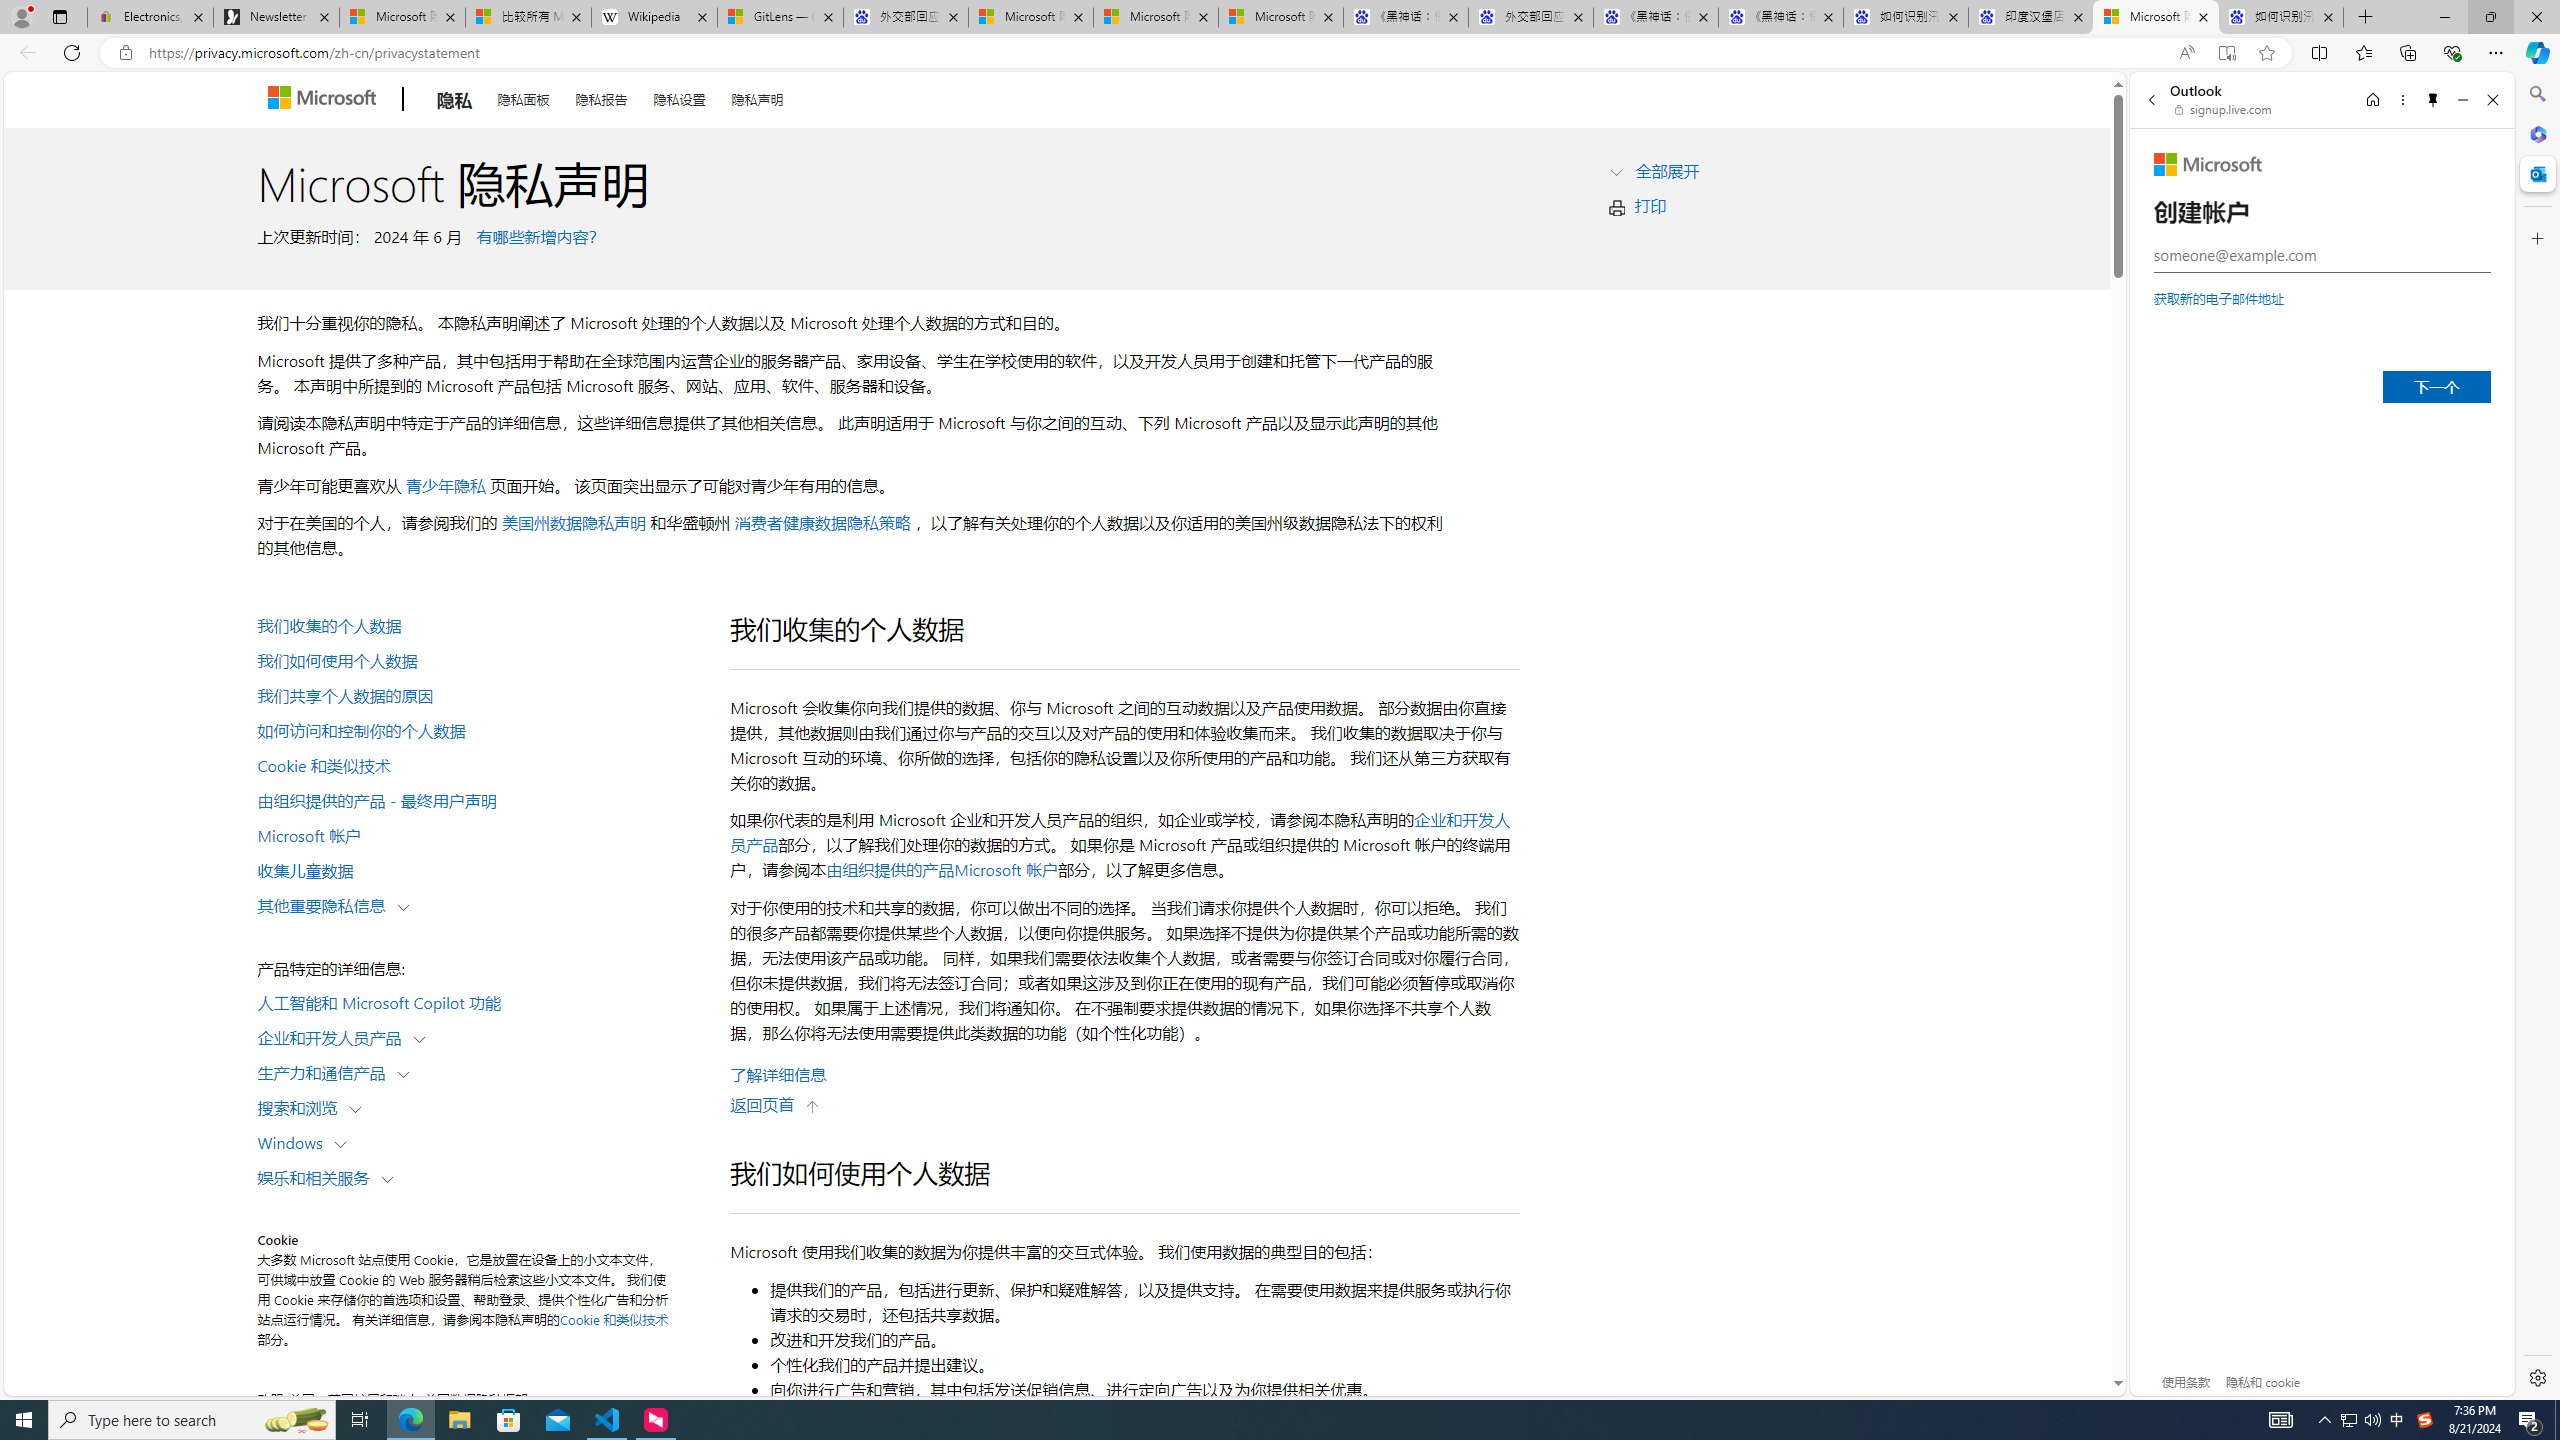 This screenshot has height=1440, width=2560. Describe the element at coordinates (276, 16) in the screenshot. I see `'Newsletter Sign Up'` at that location.